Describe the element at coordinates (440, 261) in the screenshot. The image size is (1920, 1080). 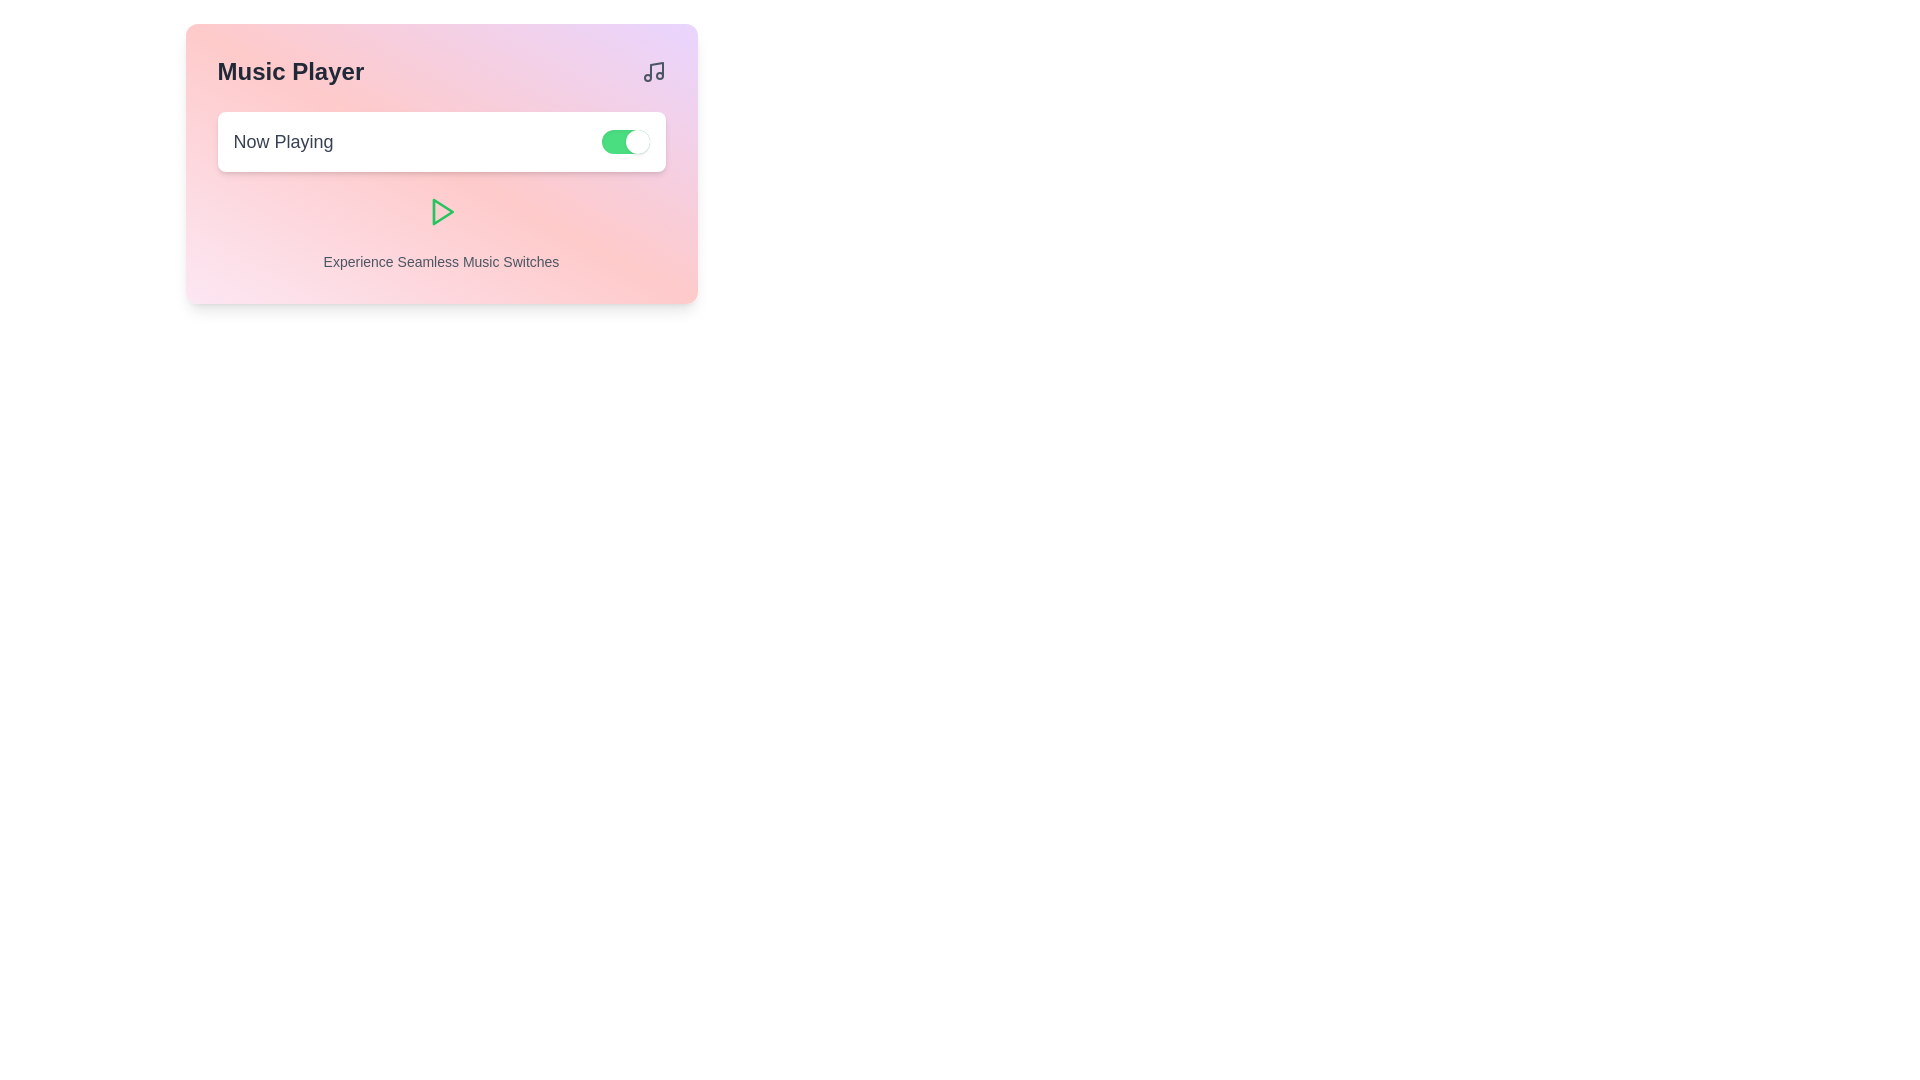
I see `the Static Text element that states 'Experience Seamless Music Switches', located at the bottom of a card-like section, just beneath the play icon button` at that location.